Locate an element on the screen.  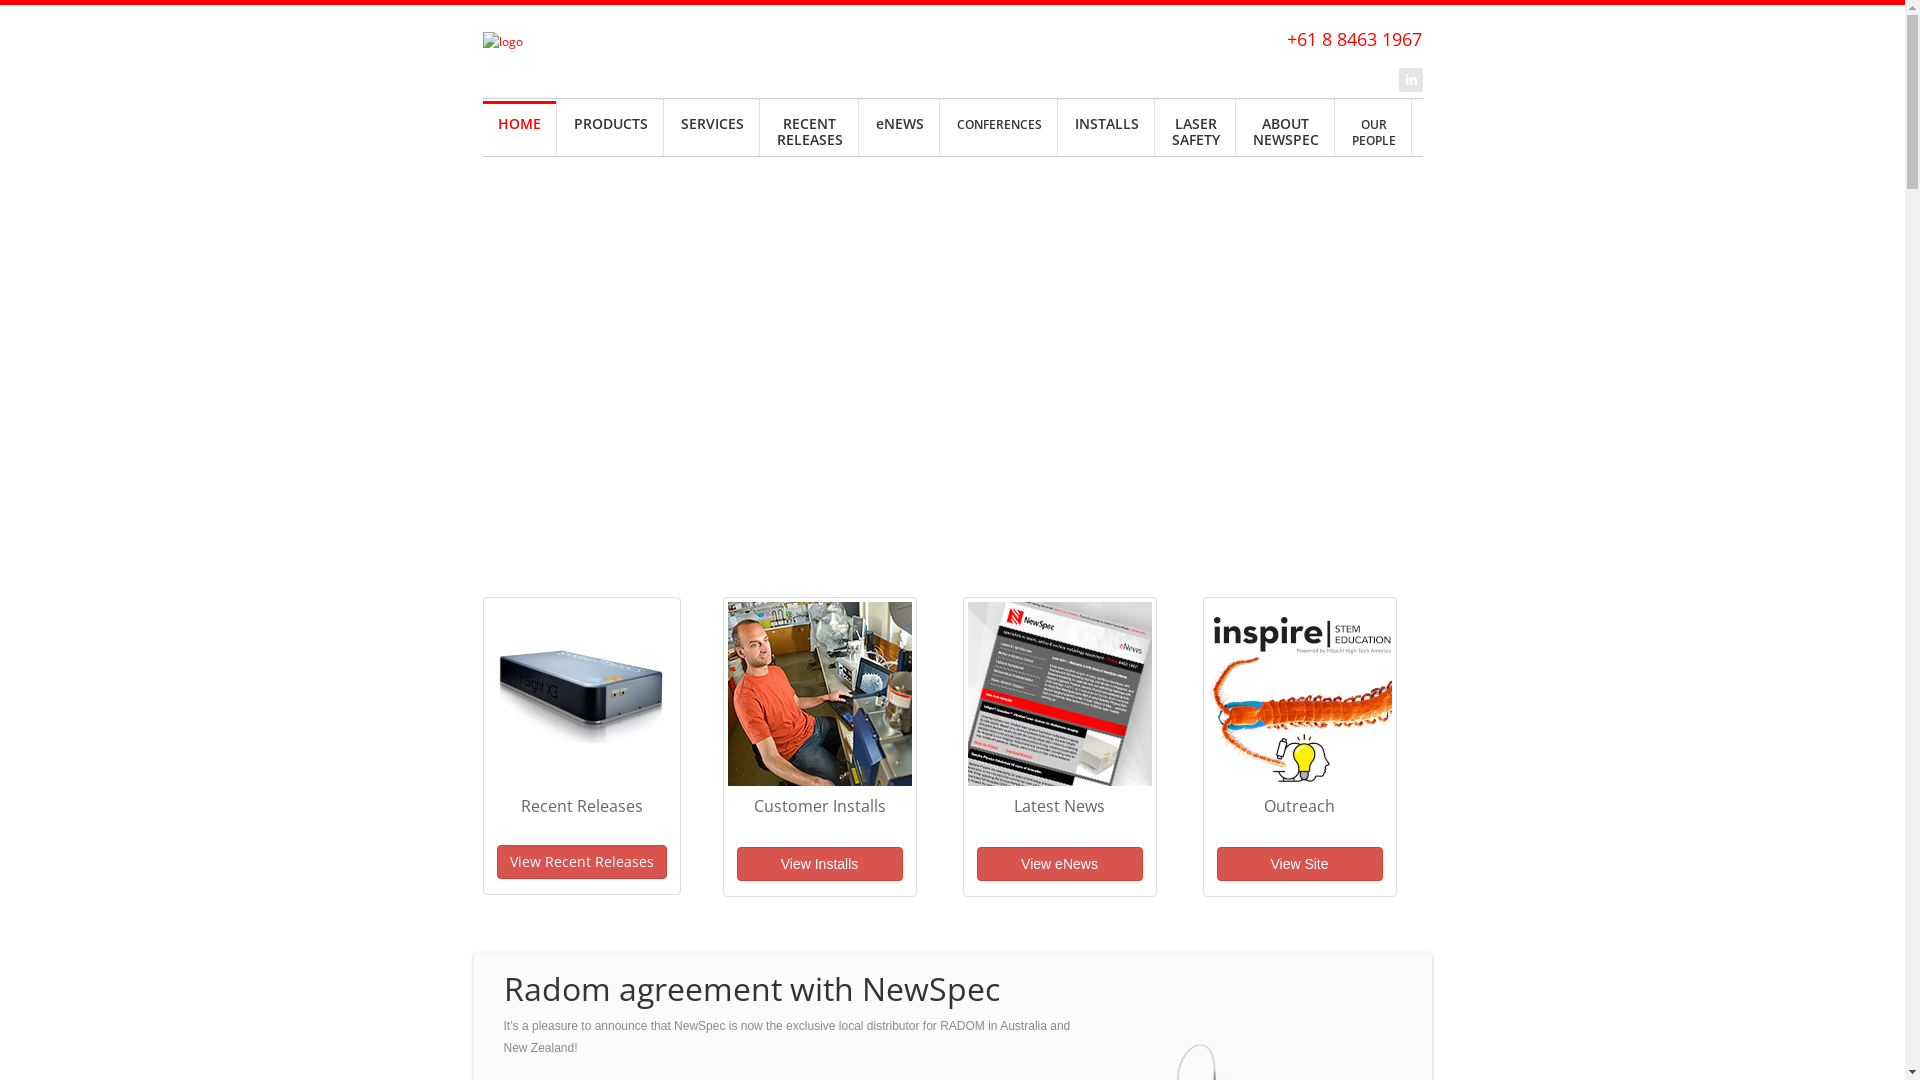
'HOME is located at coordinates (518, 128).